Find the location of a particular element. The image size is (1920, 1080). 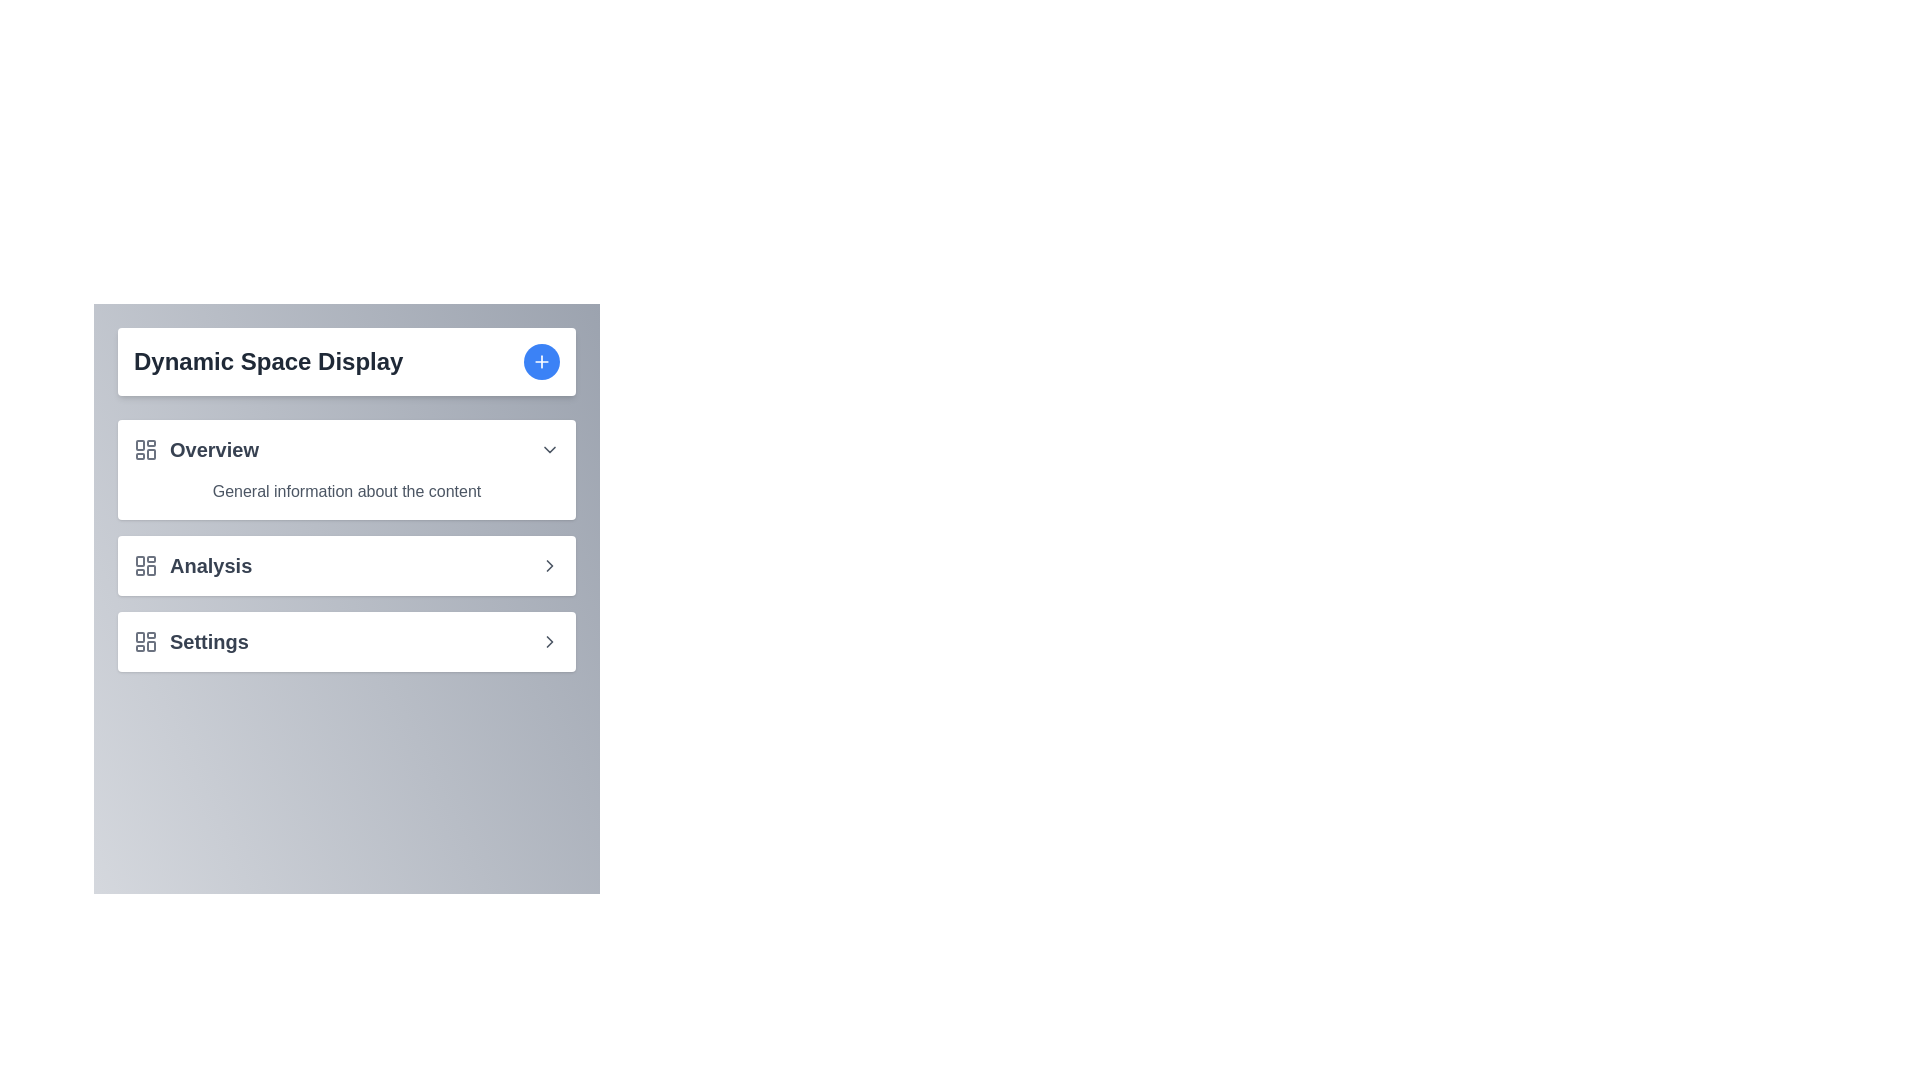

text of the Text Label located below the heading 'Dynamic Space Display', which is the first in its group and situated to the right of a dashboard-like icon is located at coordinates (214, 450).